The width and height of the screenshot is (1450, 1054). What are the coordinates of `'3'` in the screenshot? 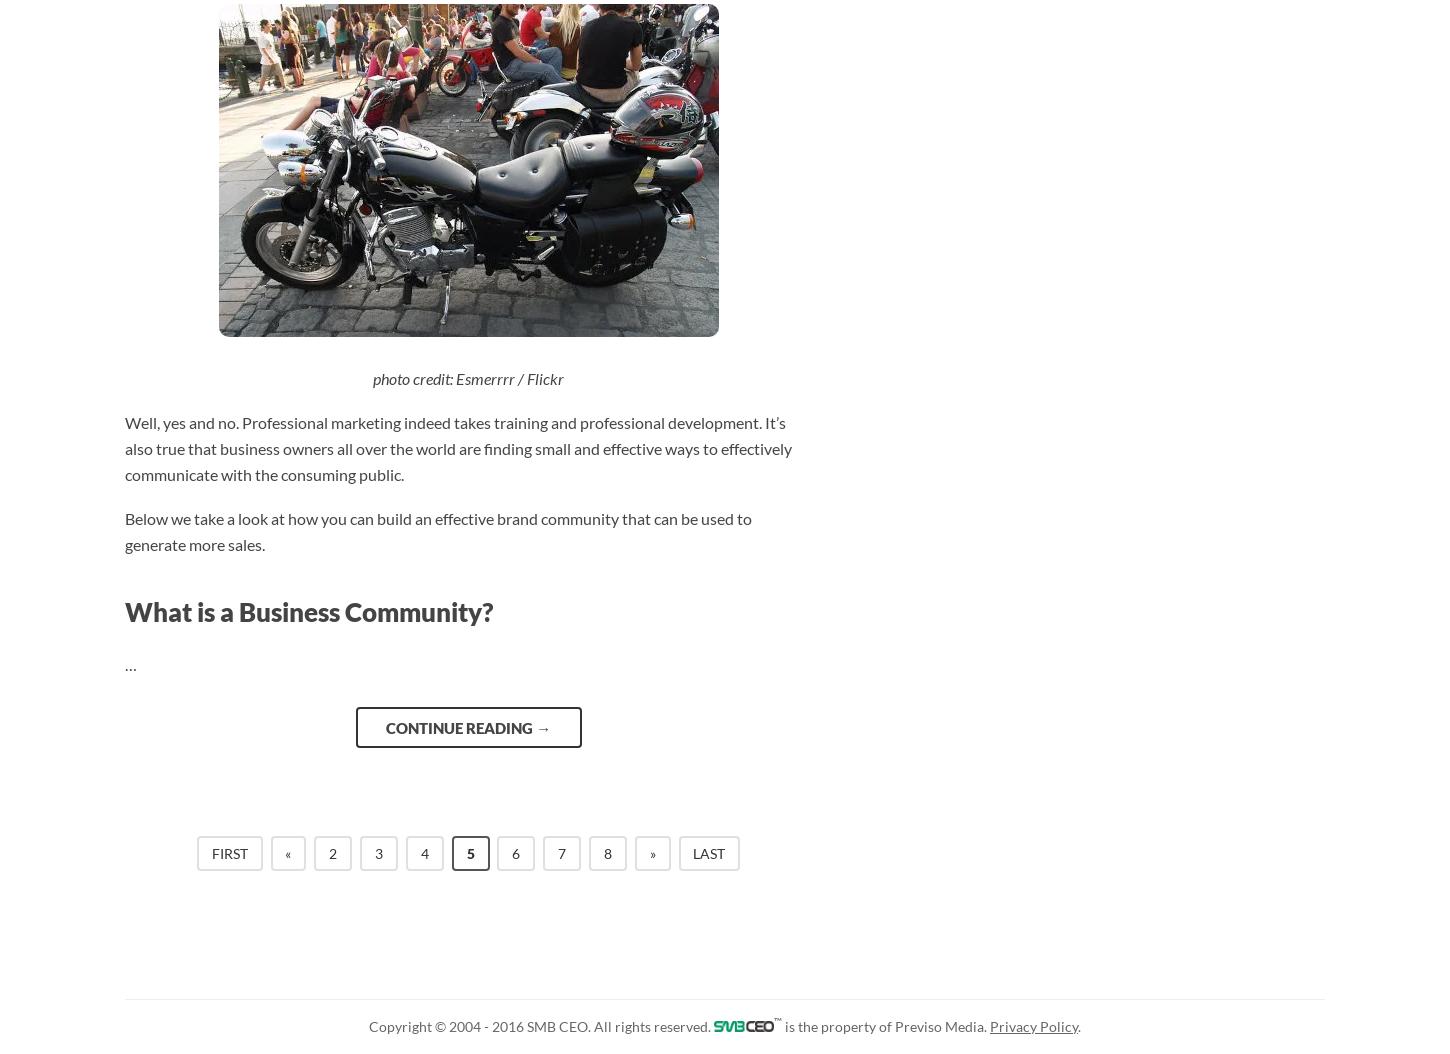 It's located at (378, 852).